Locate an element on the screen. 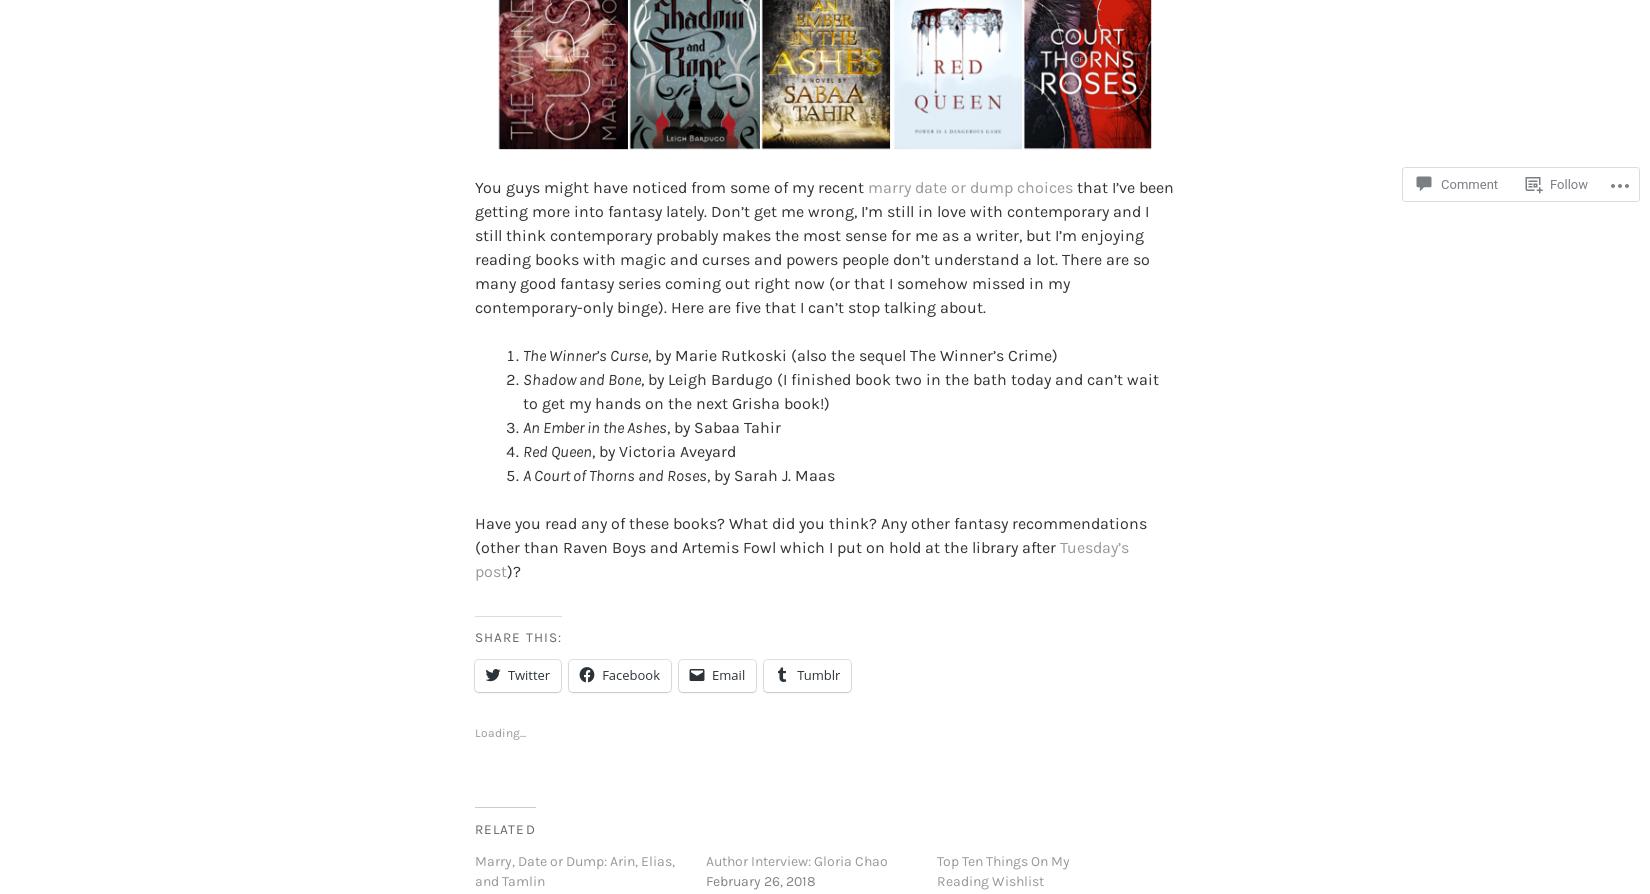  'Share this:' is located at coordinates (516, 605).